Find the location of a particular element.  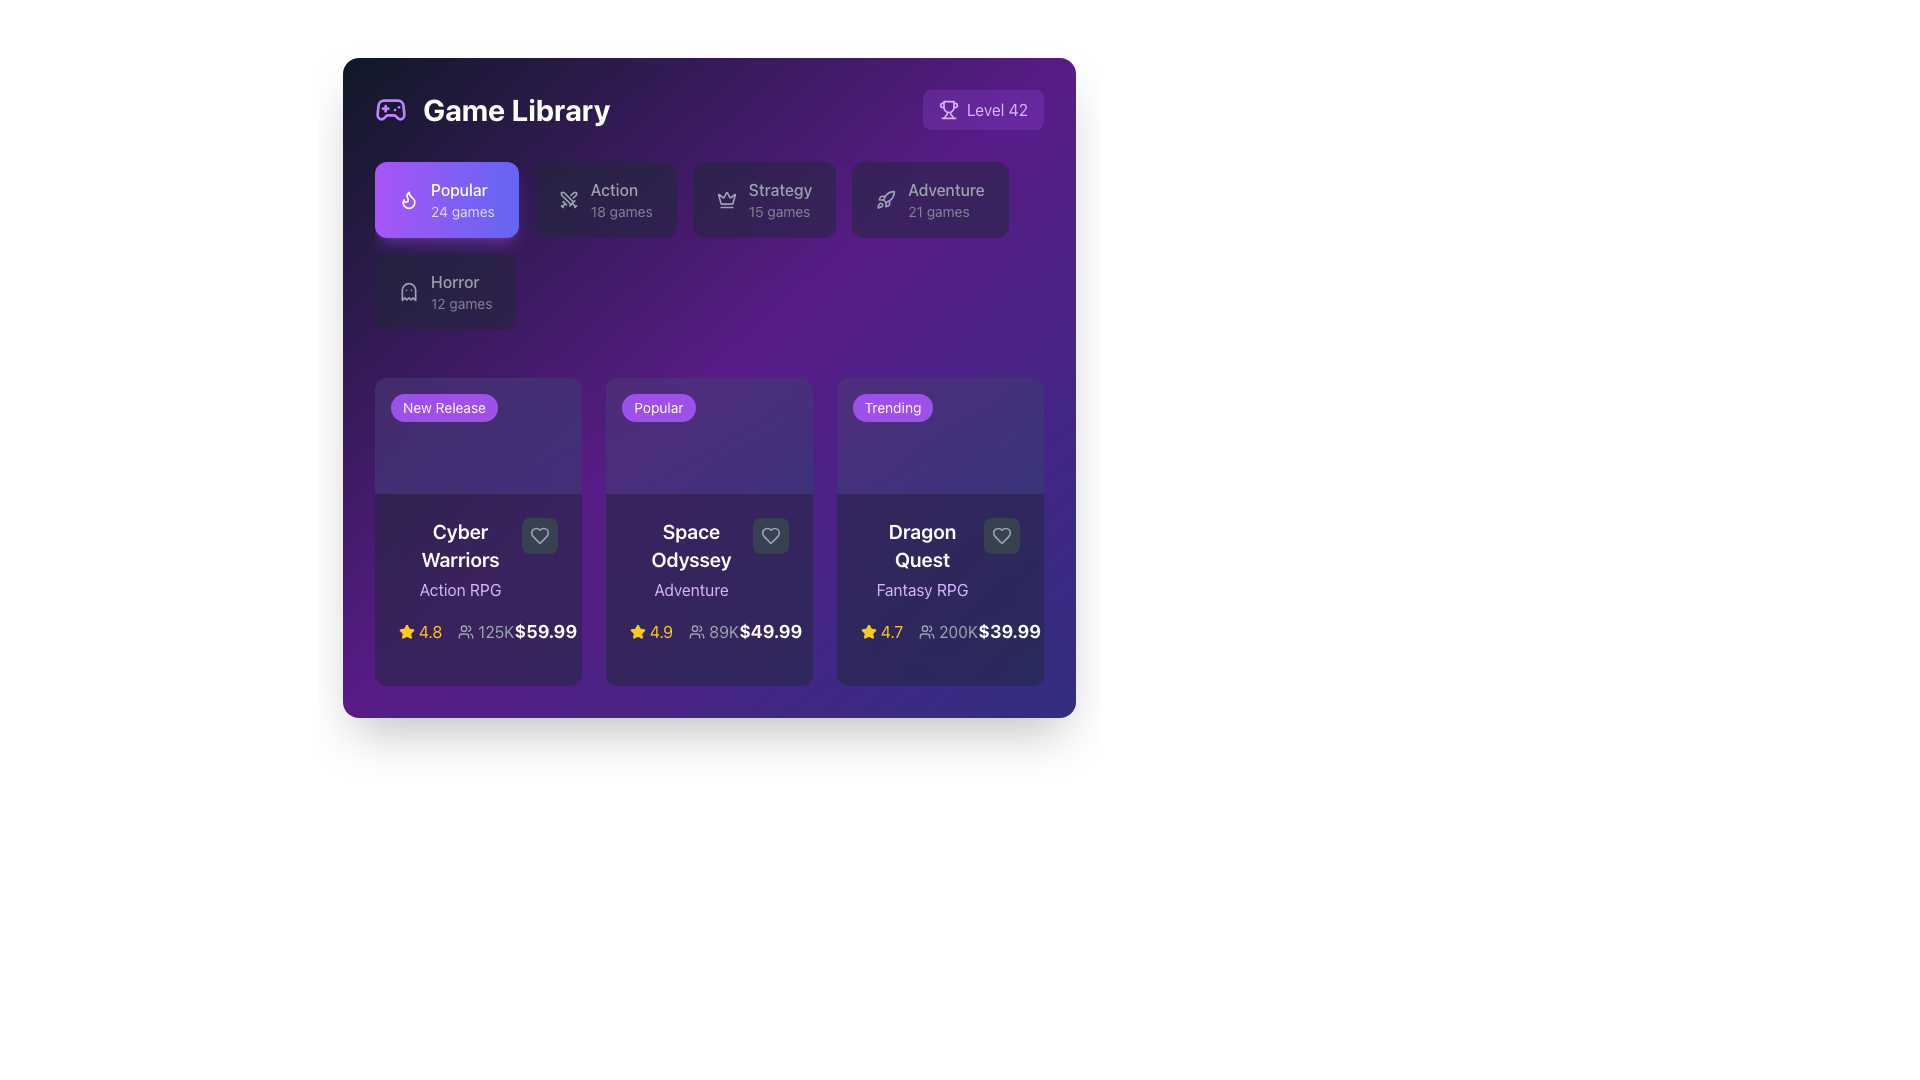

the Rating and user statistics display located within the 'Popular' card of the 'Game Library' section, below the game title 'Space Odyssey' is located at coordinates (684, 632).